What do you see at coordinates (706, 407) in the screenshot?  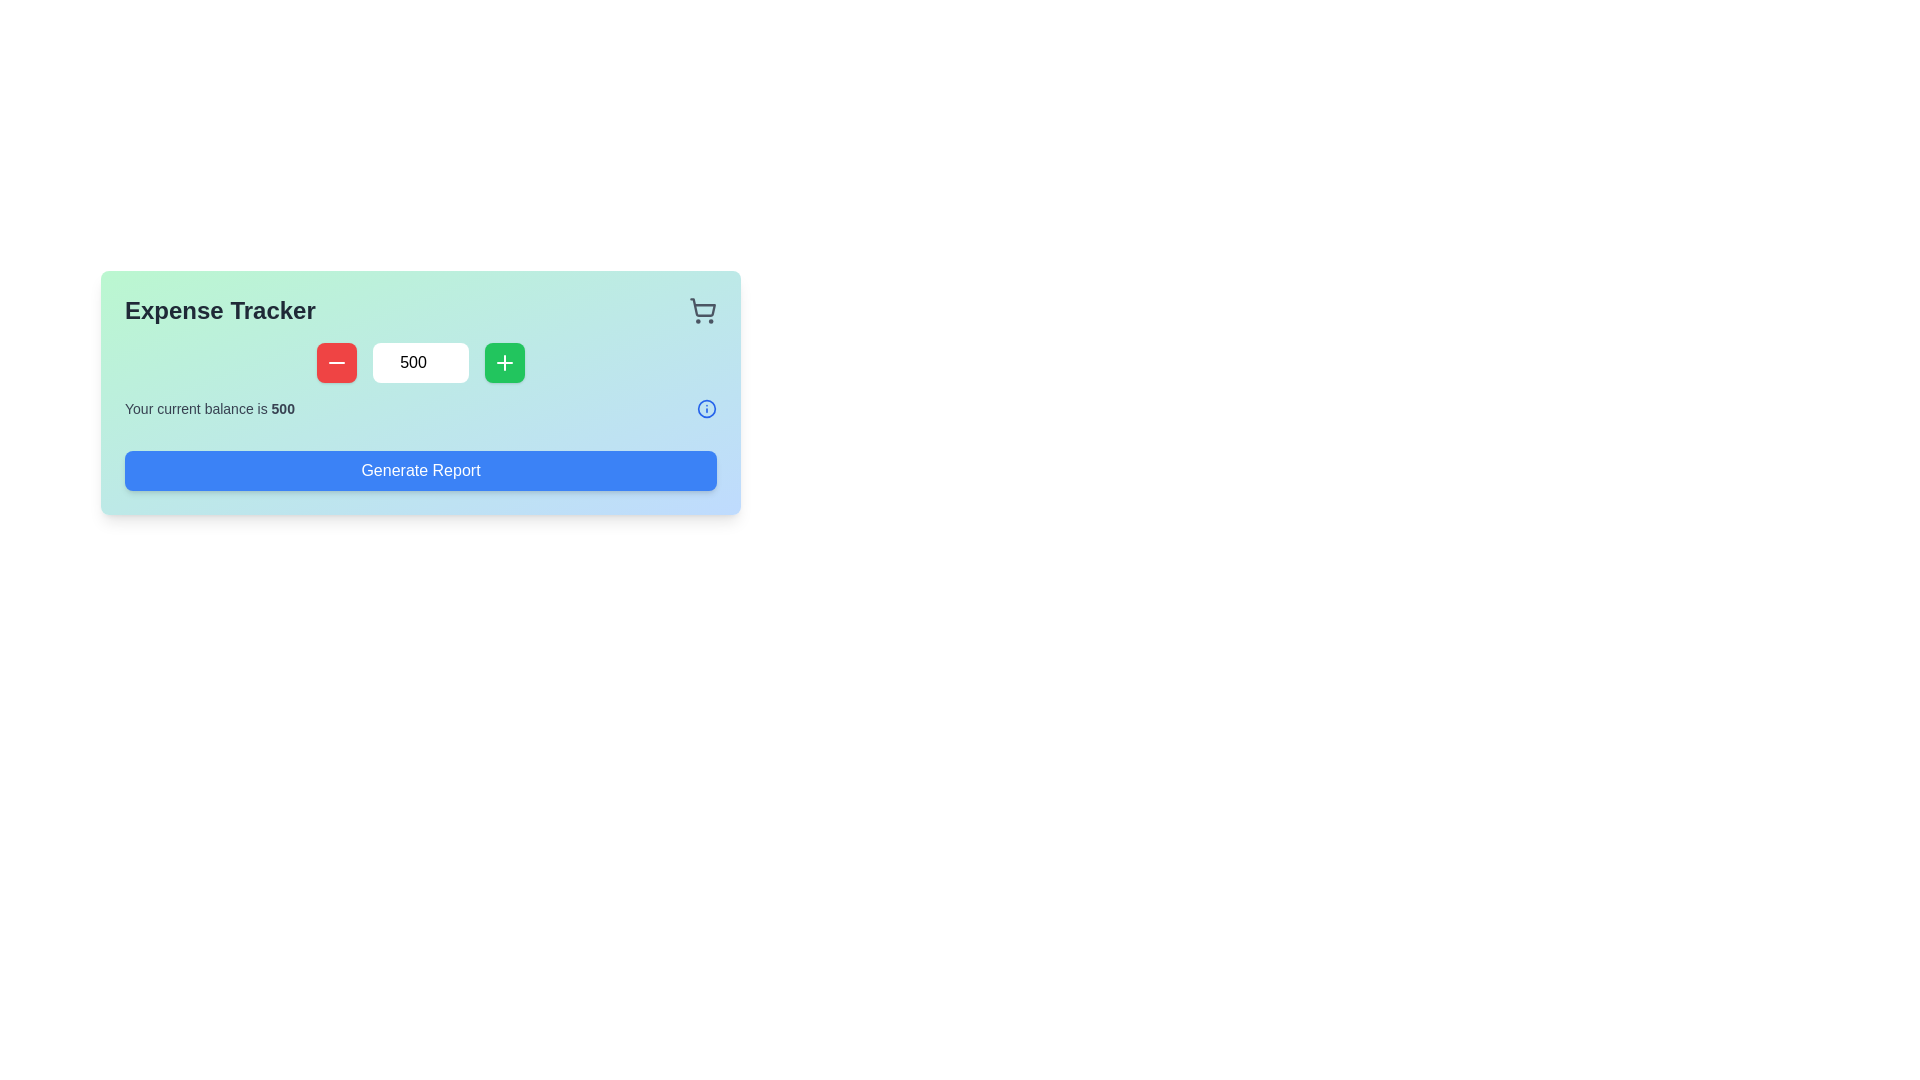 I see `the Information Icon located to the far right of the text 'Your current balance is 500'` at bounding box center [706, 407].